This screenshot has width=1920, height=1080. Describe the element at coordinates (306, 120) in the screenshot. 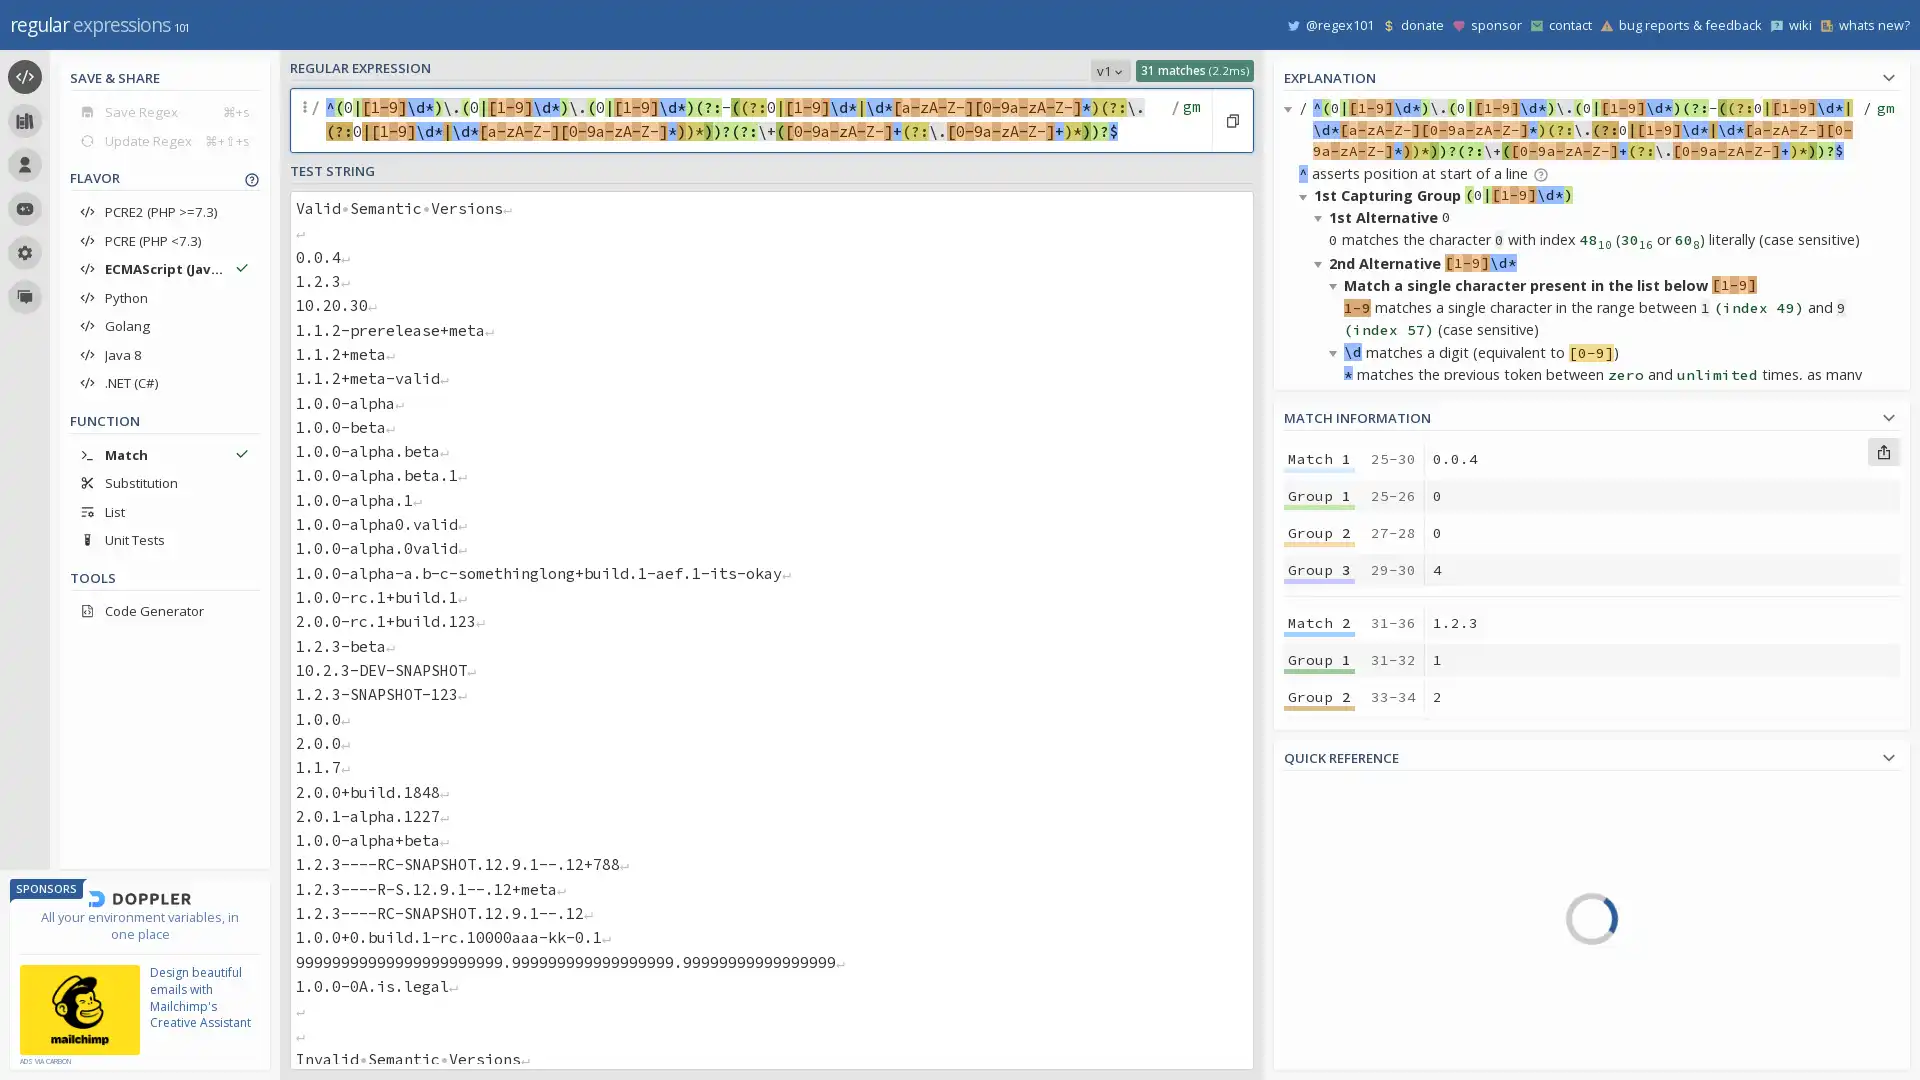

I see `Change delimiter` at that location.